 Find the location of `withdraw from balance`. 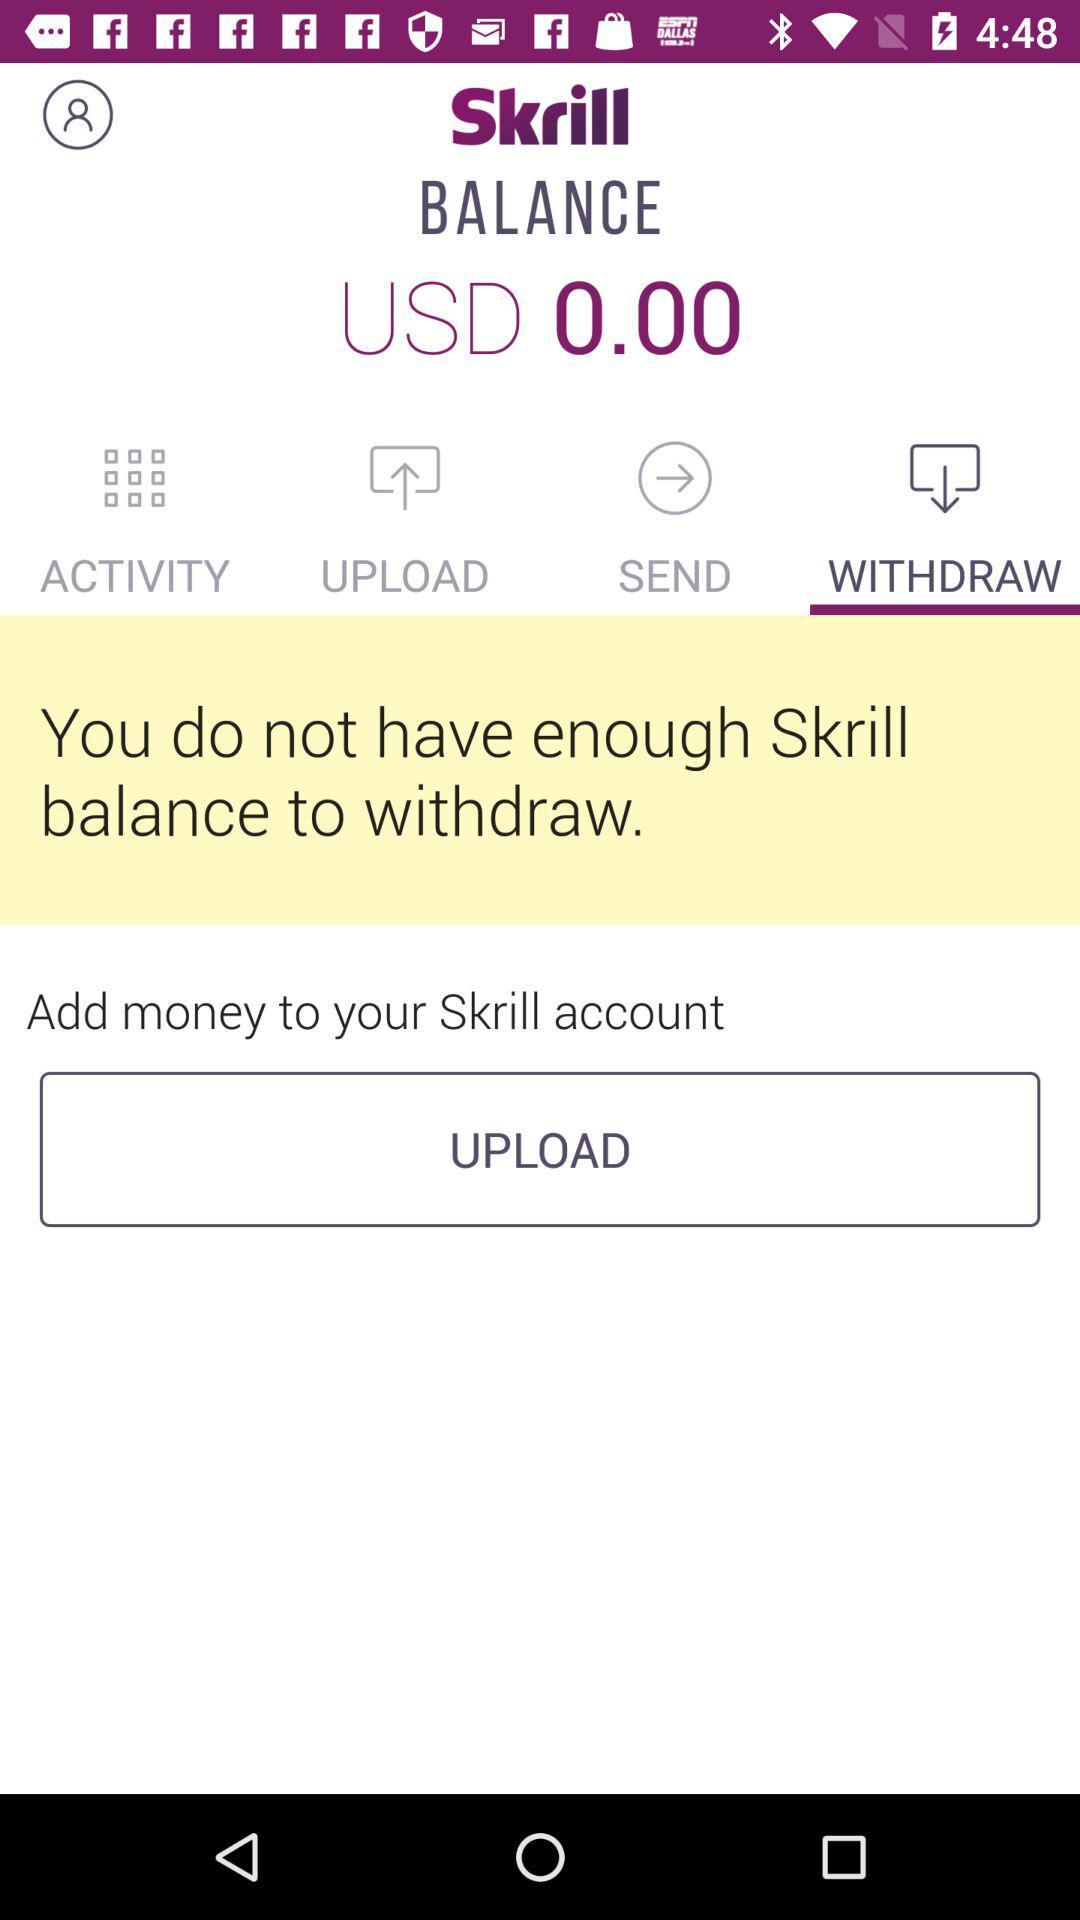

withdraw from balance is located at coordinates (945, 477).